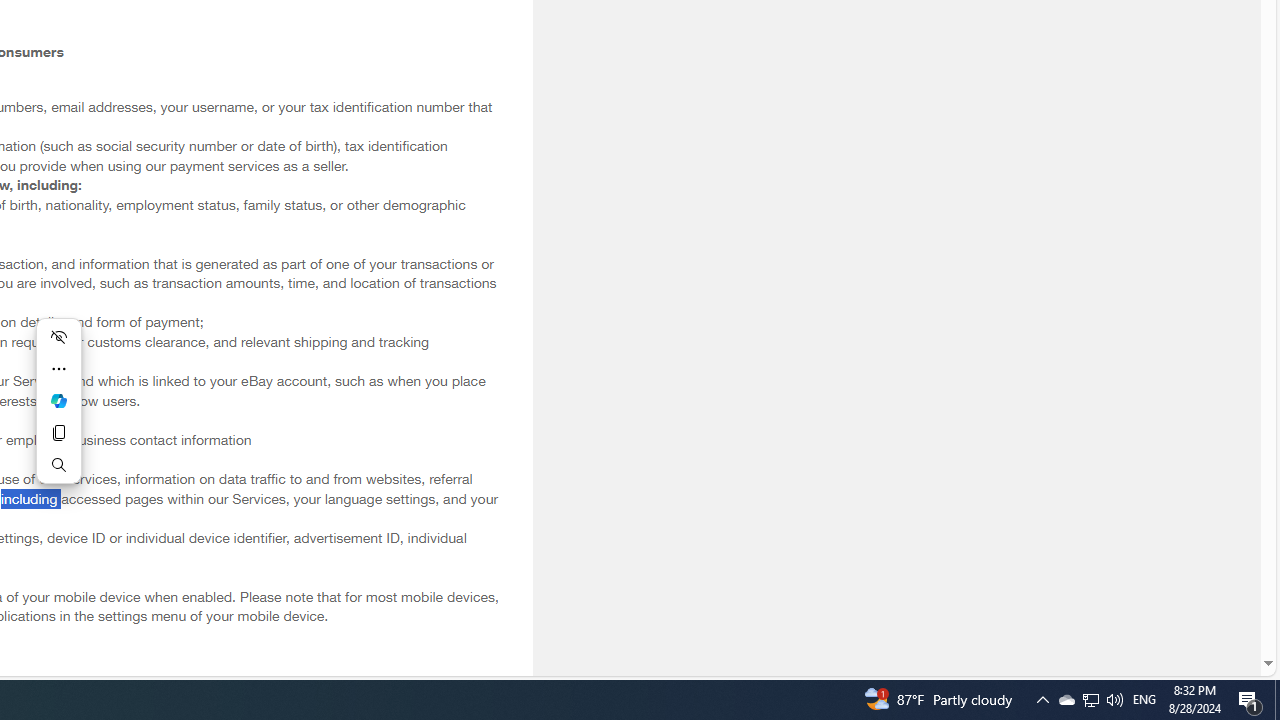 The width and height of the screenshot is (1280, 720). Describe the element at coordinates (58, 411) in the screenshot. I see `'Mini menu on text selection'` at that location.